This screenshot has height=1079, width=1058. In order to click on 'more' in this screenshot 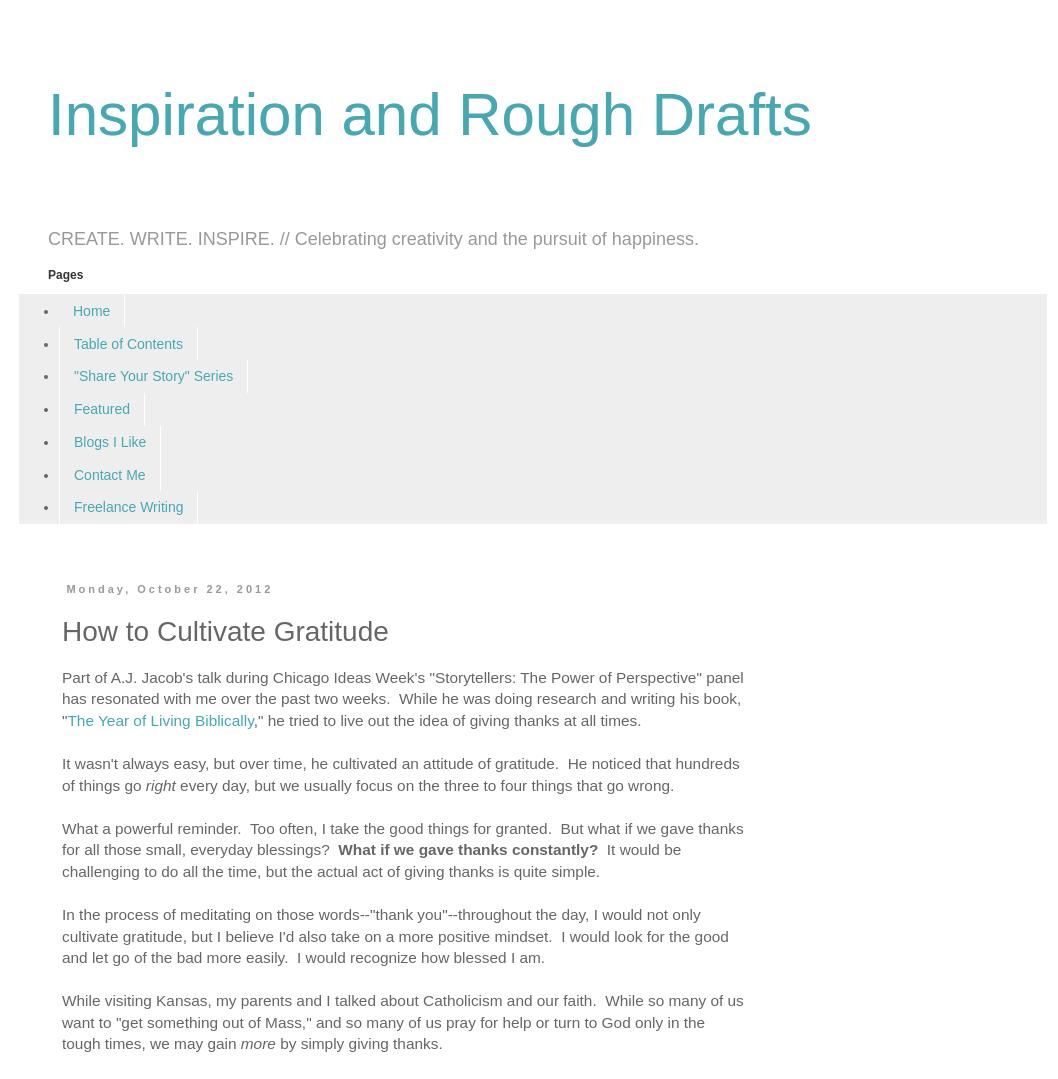, I will do `click(239, 1042)`.